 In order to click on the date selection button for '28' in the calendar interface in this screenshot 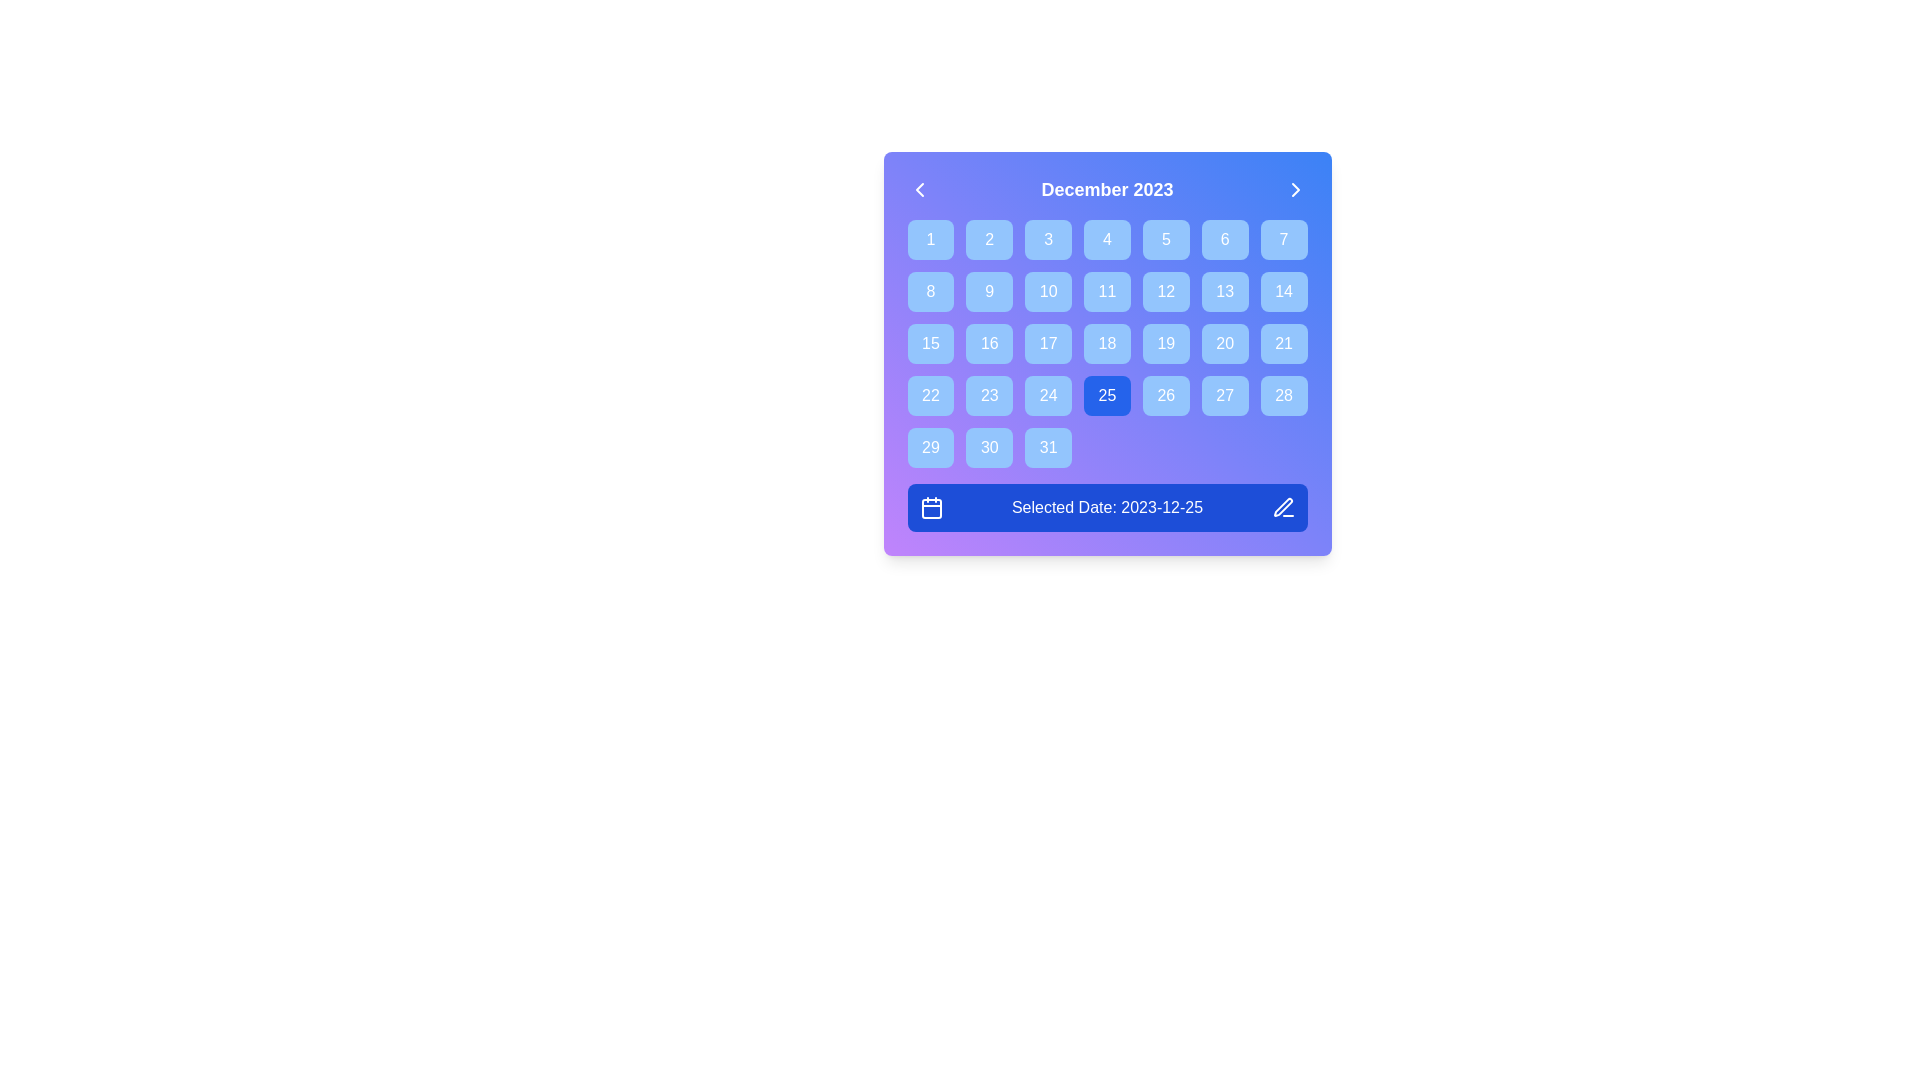, I will do `click(1284, 396)`.